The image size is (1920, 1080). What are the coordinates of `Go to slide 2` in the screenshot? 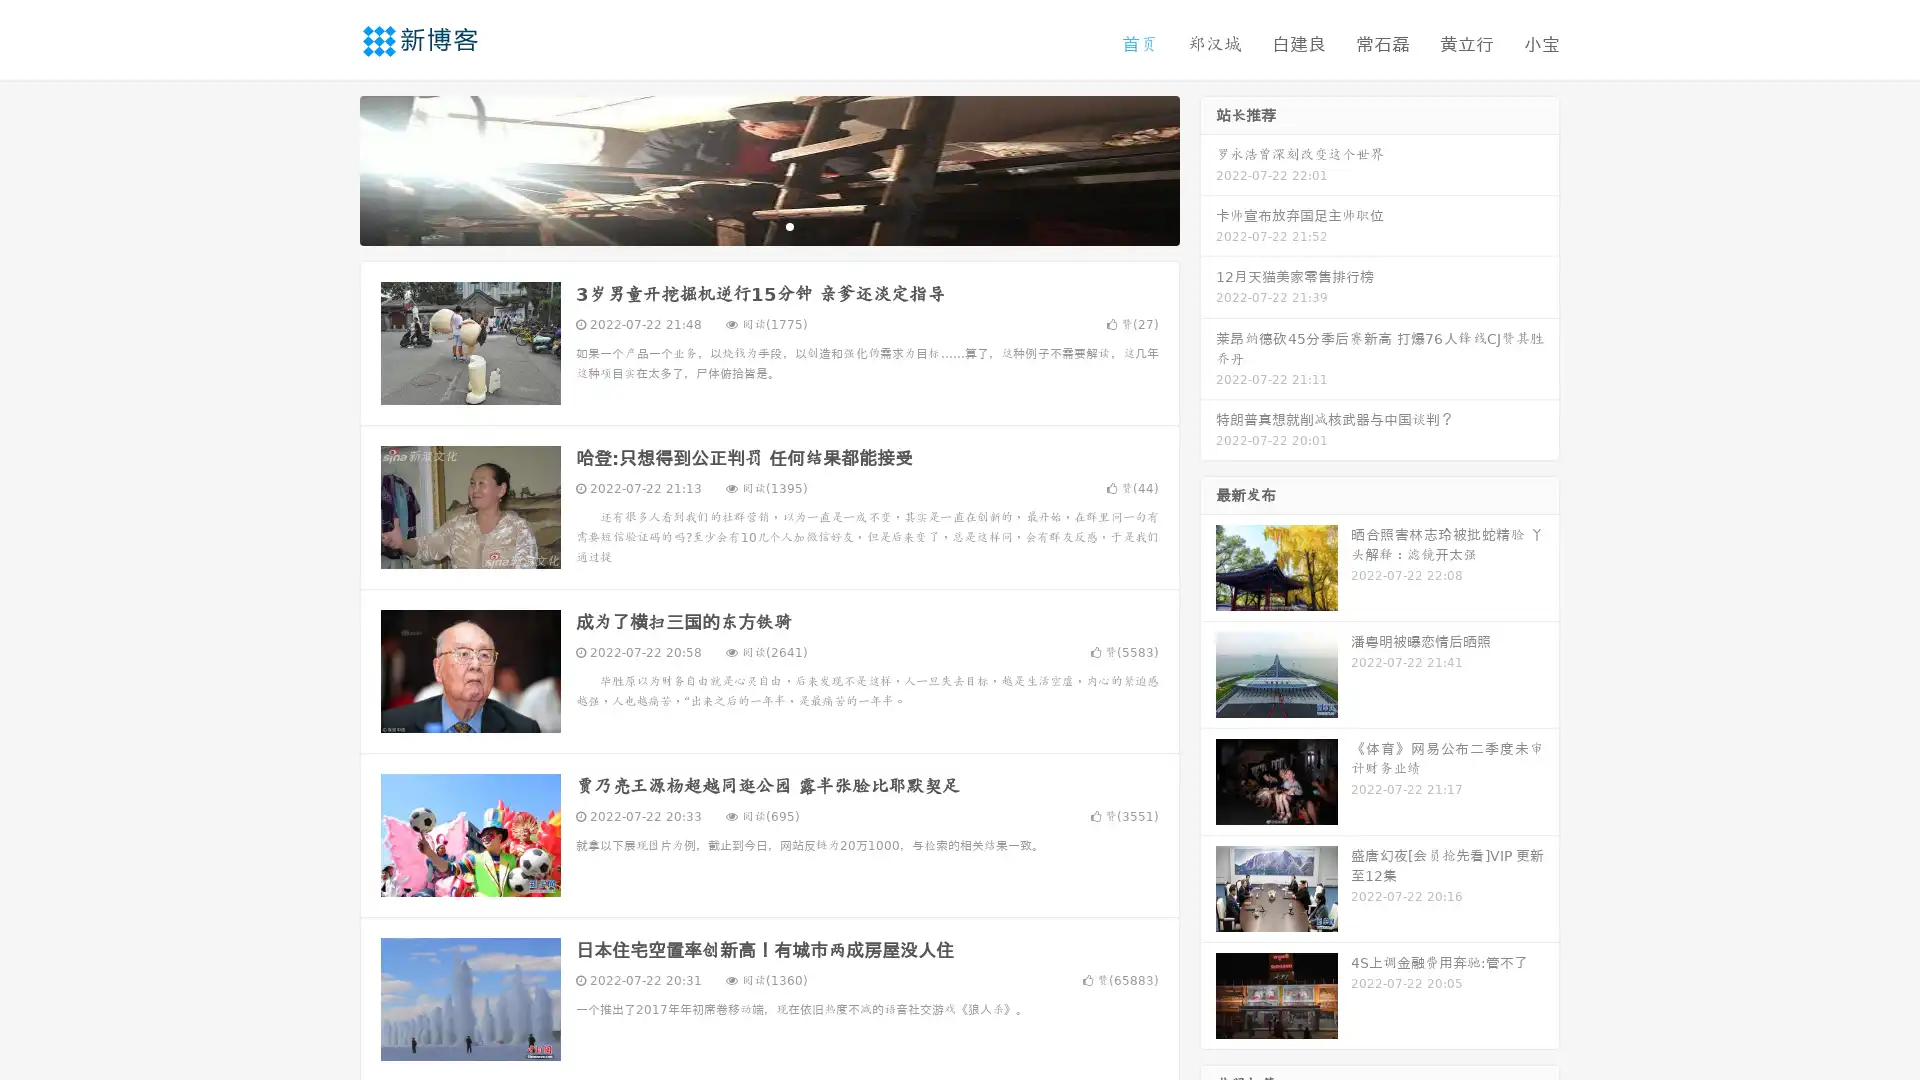 It's located at (768, 225).